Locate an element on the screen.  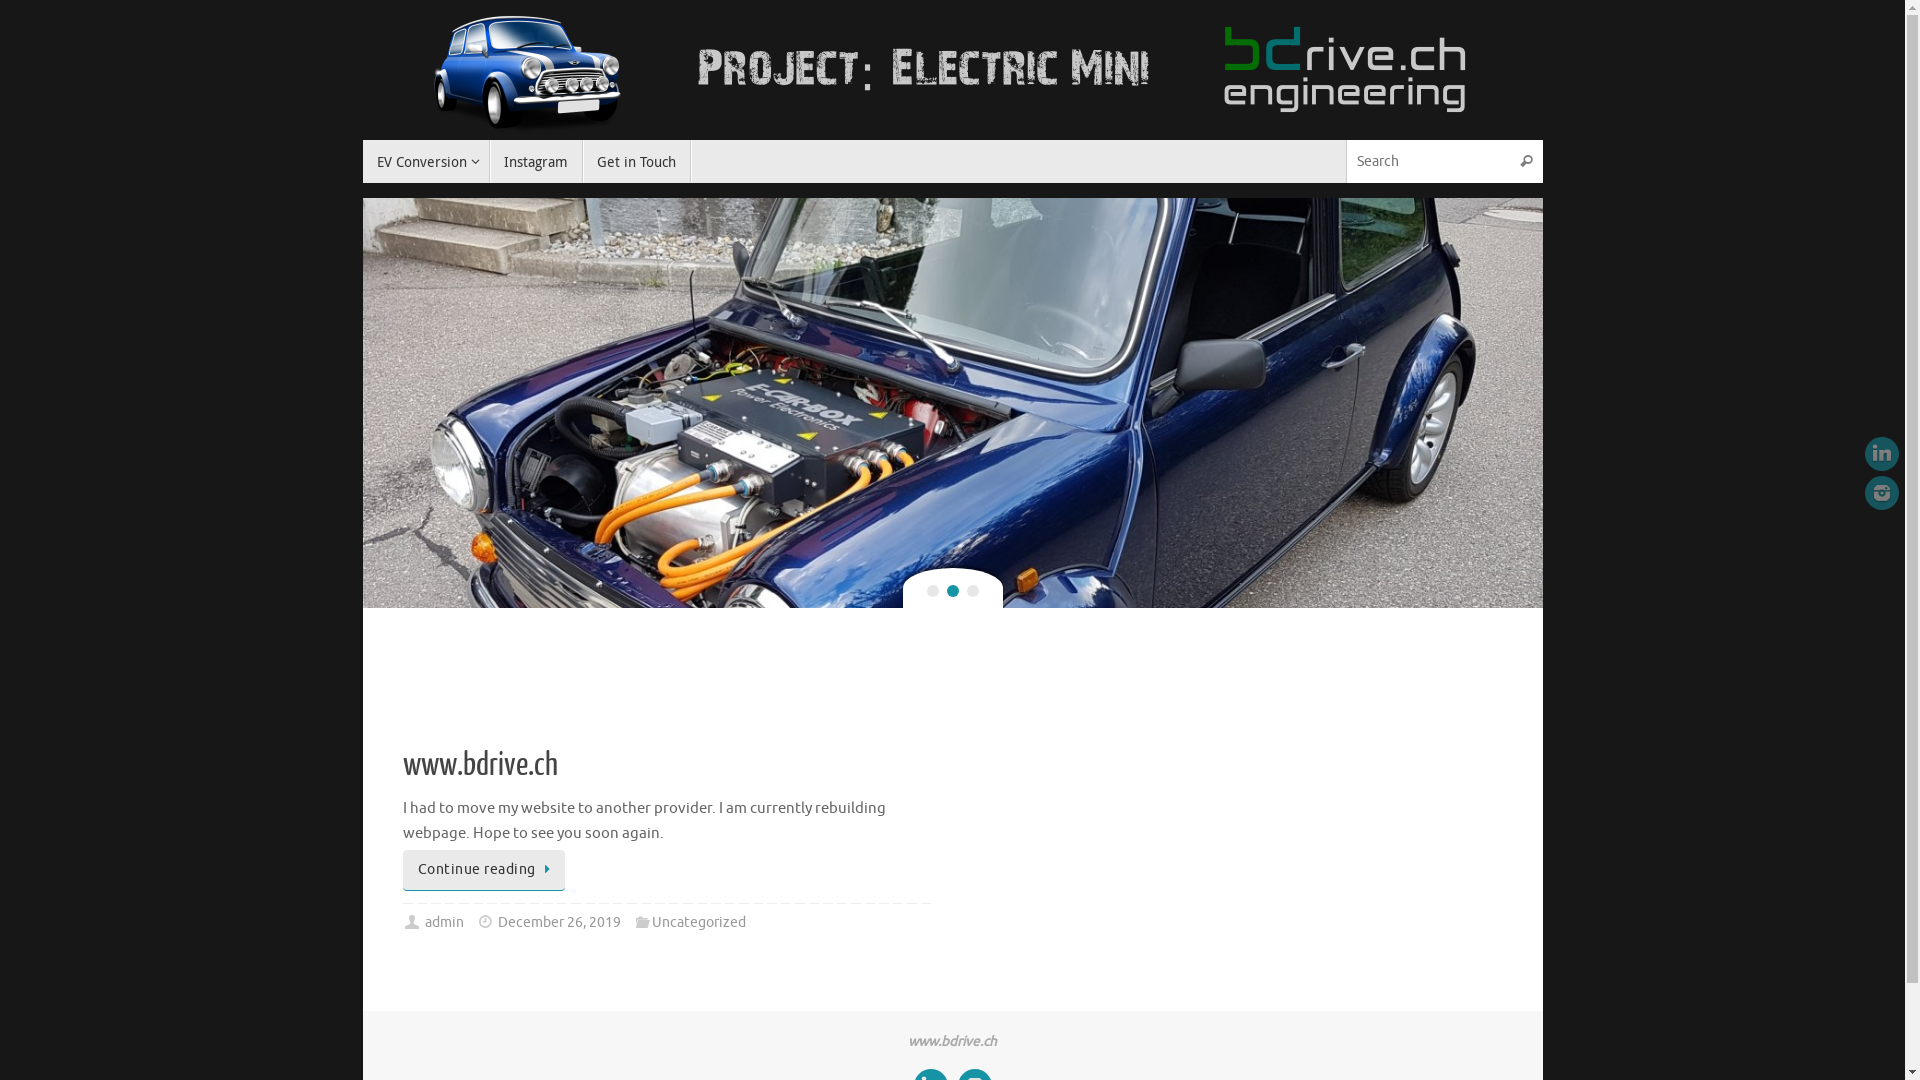
'Categories' is located at coordinates (632, 922).